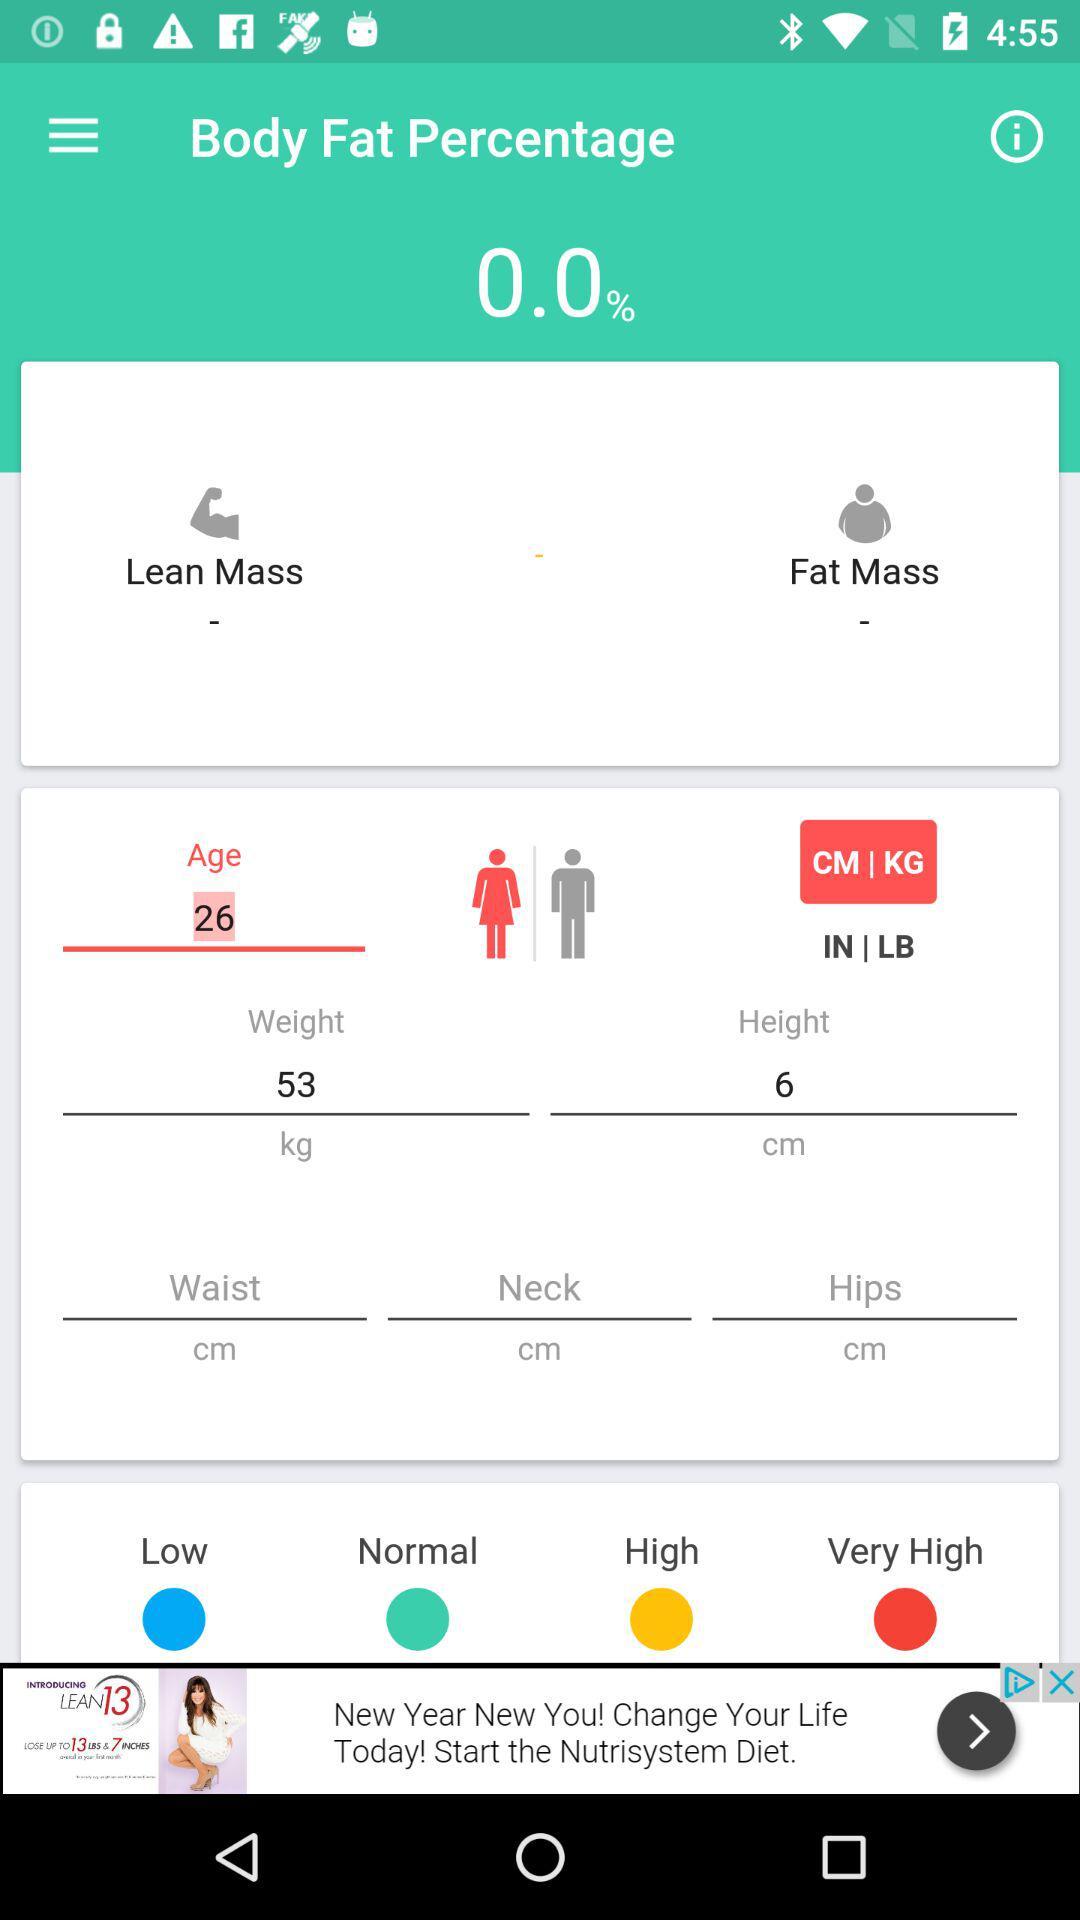 This screenshot has width=1080, height=1920. Describe the element at coordinates (214, 513) in the screenshot. I see `the icon above lean mass` at that location.